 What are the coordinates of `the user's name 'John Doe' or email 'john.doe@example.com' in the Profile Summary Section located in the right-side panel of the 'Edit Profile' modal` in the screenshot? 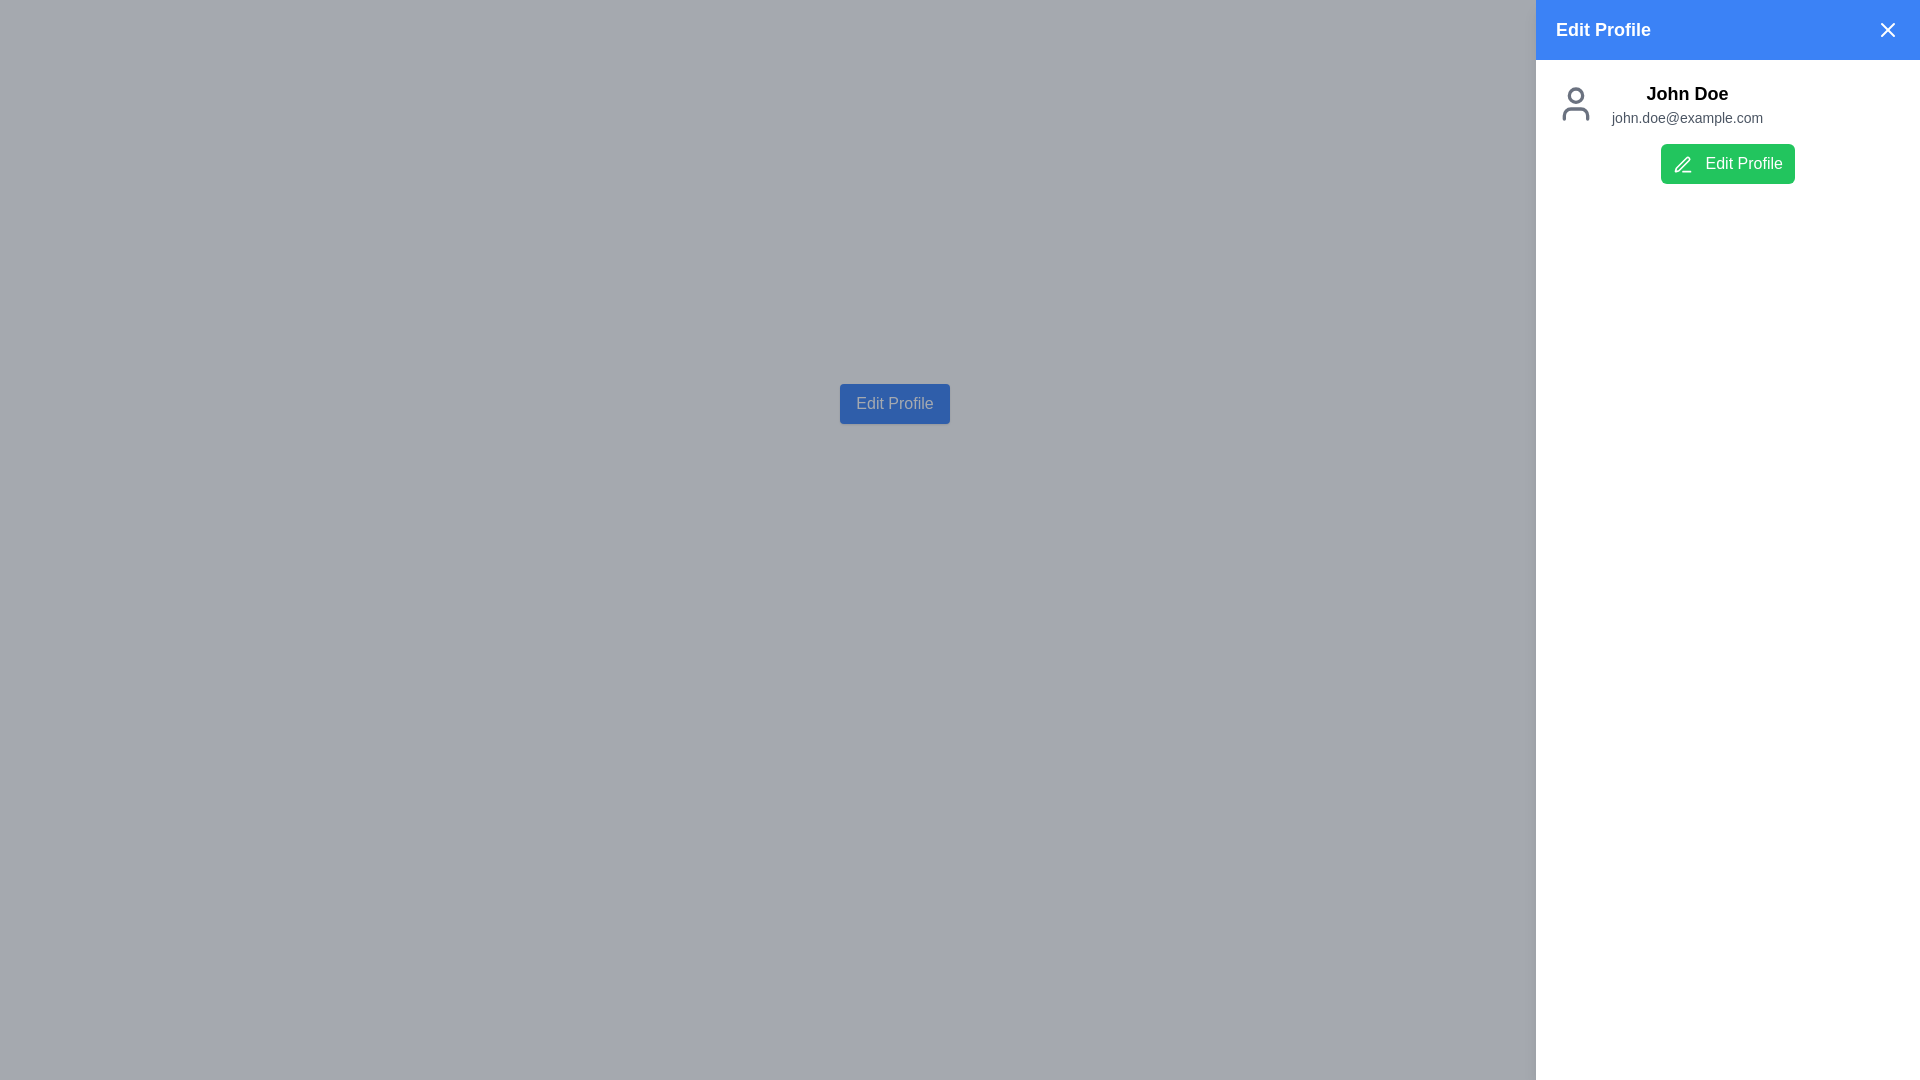 It's located at (1727, 131).